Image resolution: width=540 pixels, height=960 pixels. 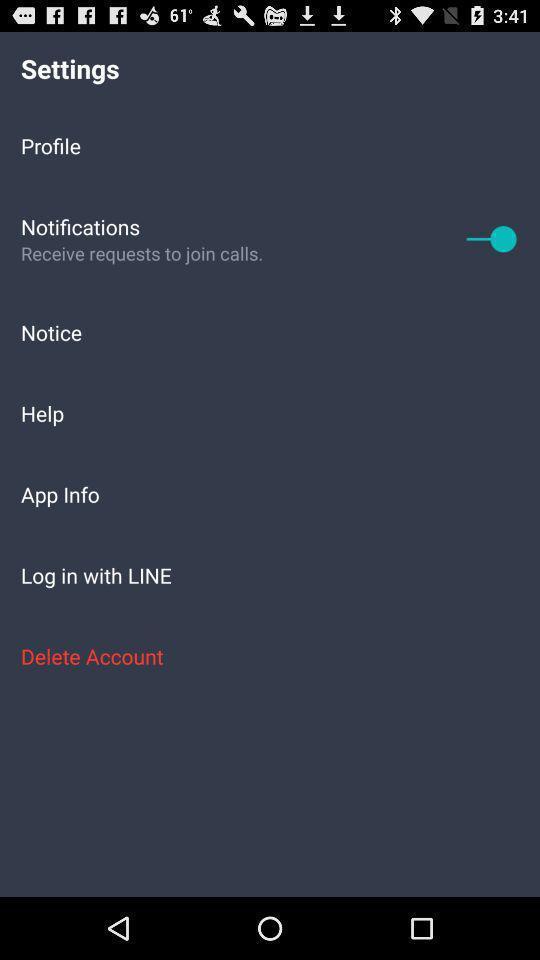 I want to click on help, so click(x=270, y=412).